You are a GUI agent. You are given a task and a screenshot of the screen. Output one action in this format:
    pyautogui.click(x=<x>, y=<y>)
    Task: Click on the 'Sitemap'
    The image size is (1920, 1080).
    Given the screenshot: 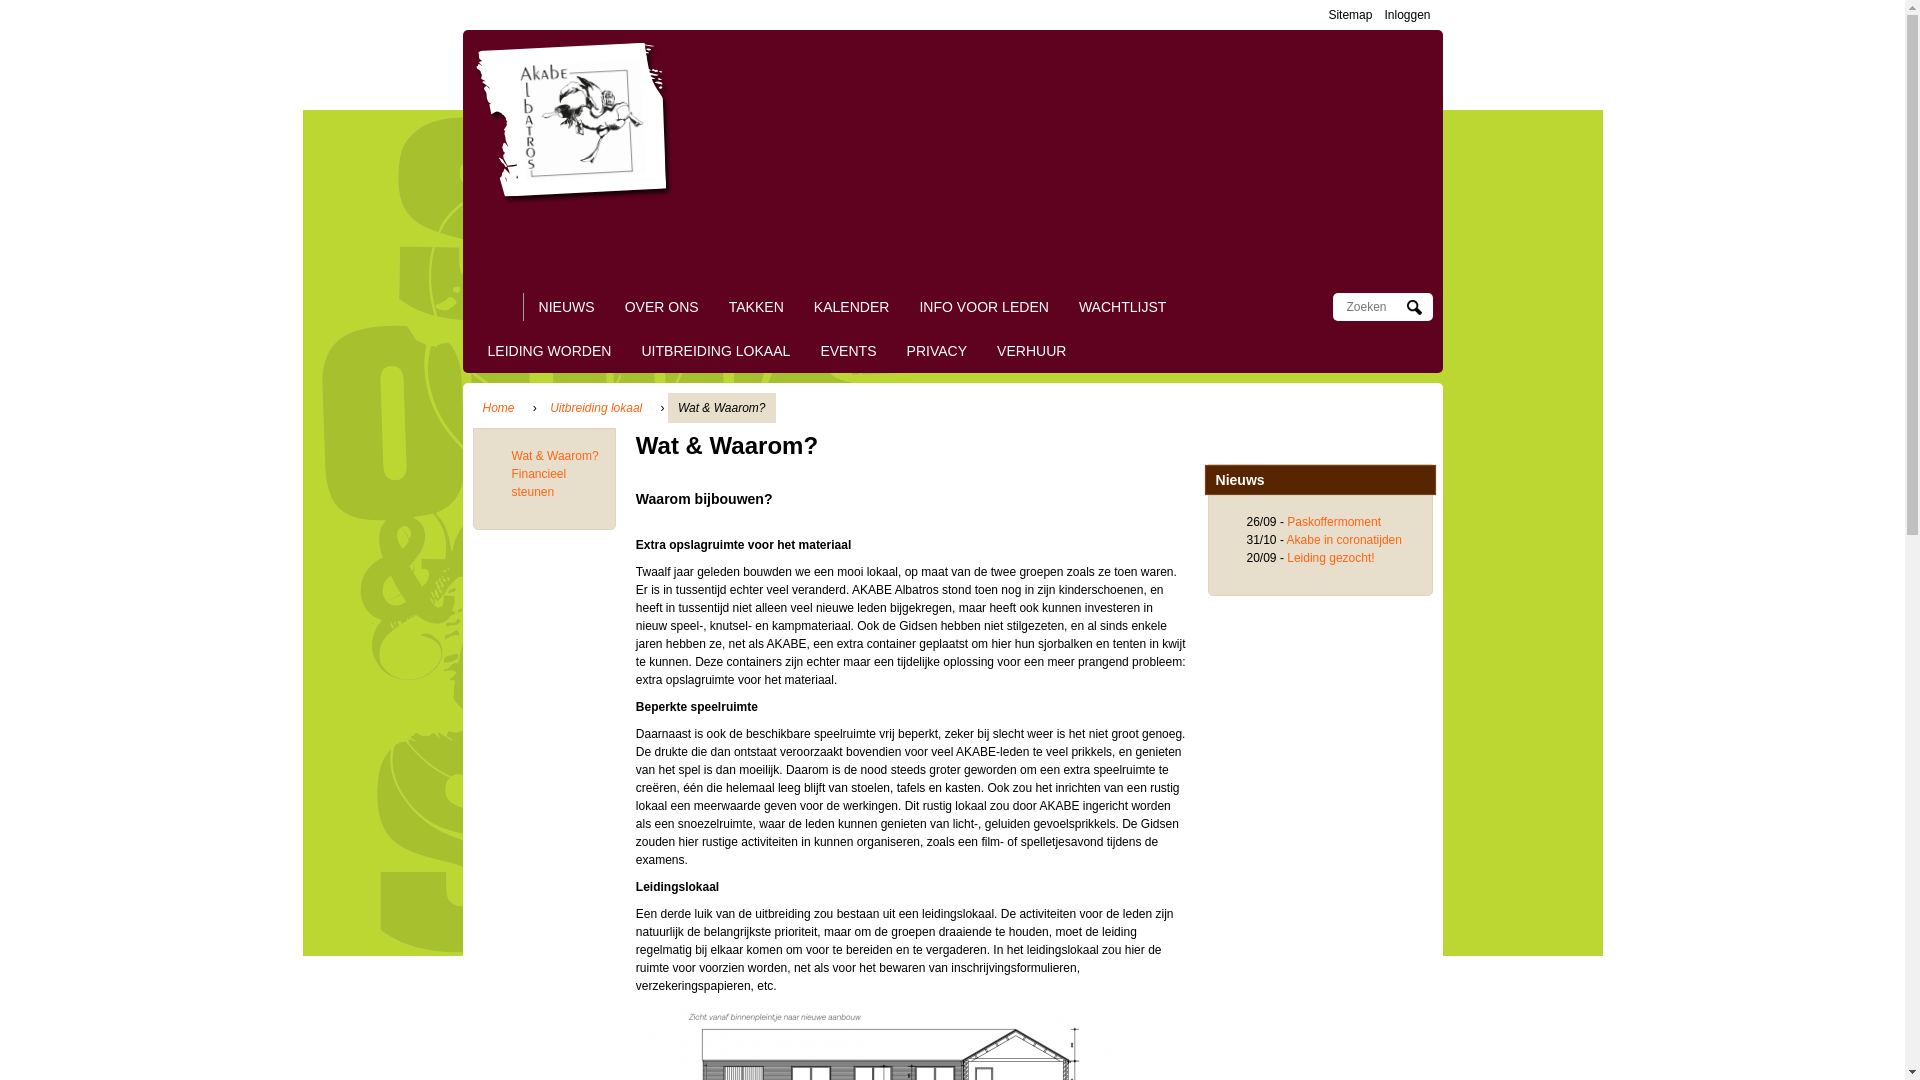 What is the action you would take?
    pyautogui.click(x=1349, y=15)
    